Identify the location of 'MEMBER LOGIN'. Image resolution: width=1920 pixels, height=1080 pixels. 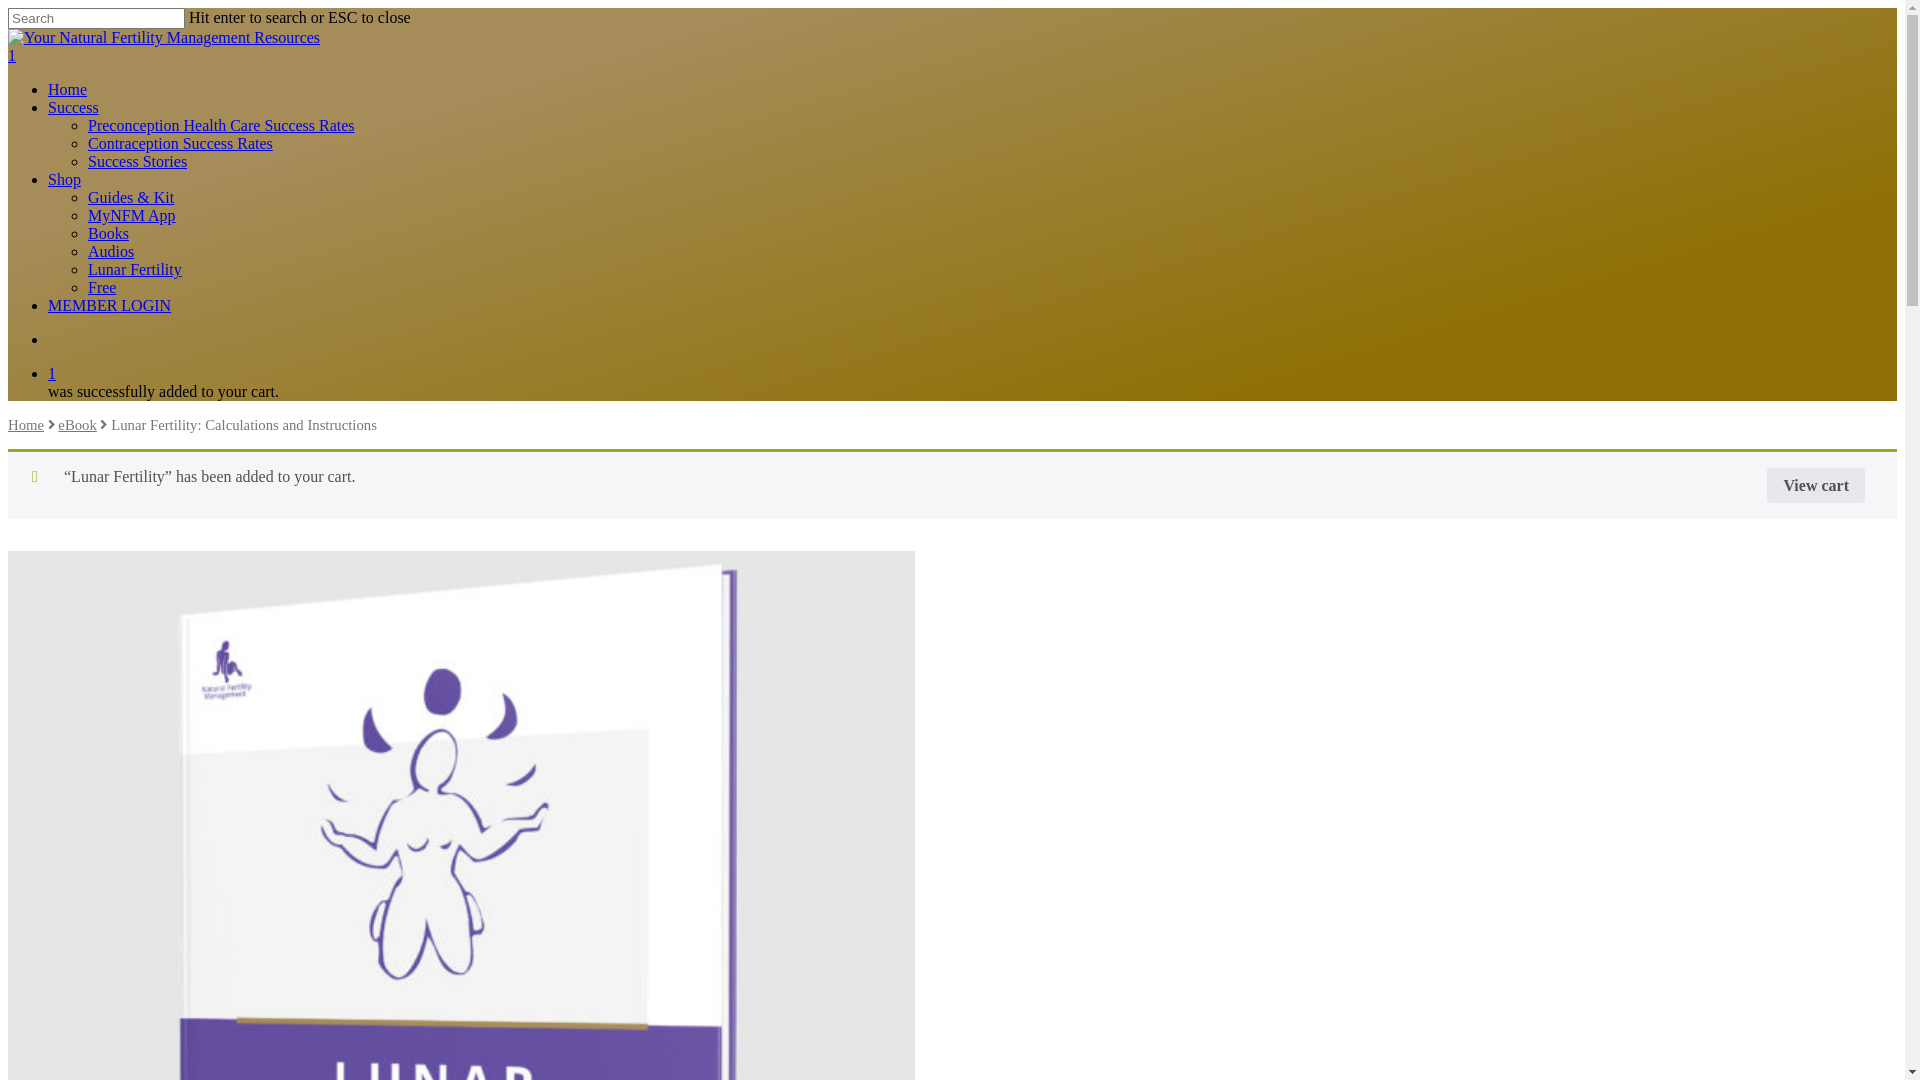
(48, 305).